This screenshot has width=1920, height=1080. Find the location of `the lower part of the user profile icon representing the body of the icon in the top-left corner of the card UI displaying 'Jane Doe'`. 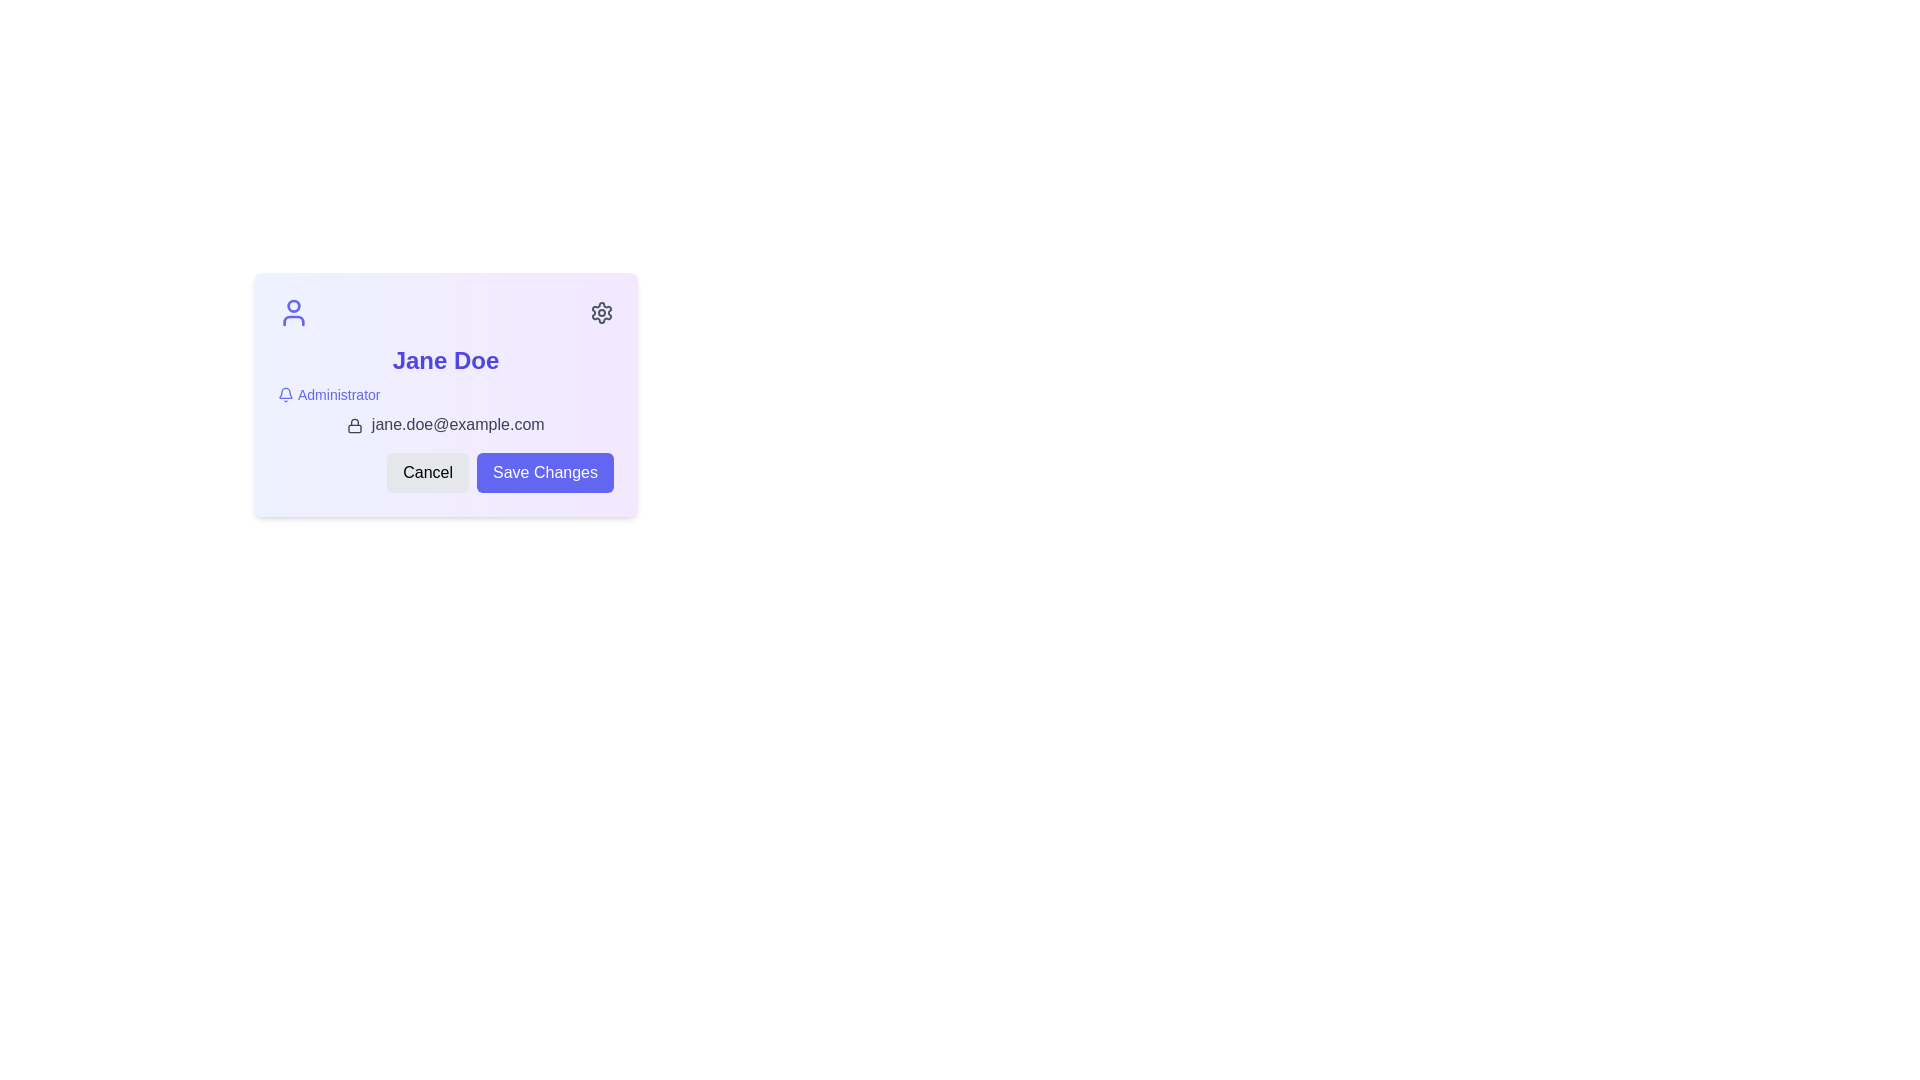

the lower part of the user profile icon representing the body of the icon in the top-left corner of the card UI displaying 'Jane Doe' is located at coordinates (292, 319).